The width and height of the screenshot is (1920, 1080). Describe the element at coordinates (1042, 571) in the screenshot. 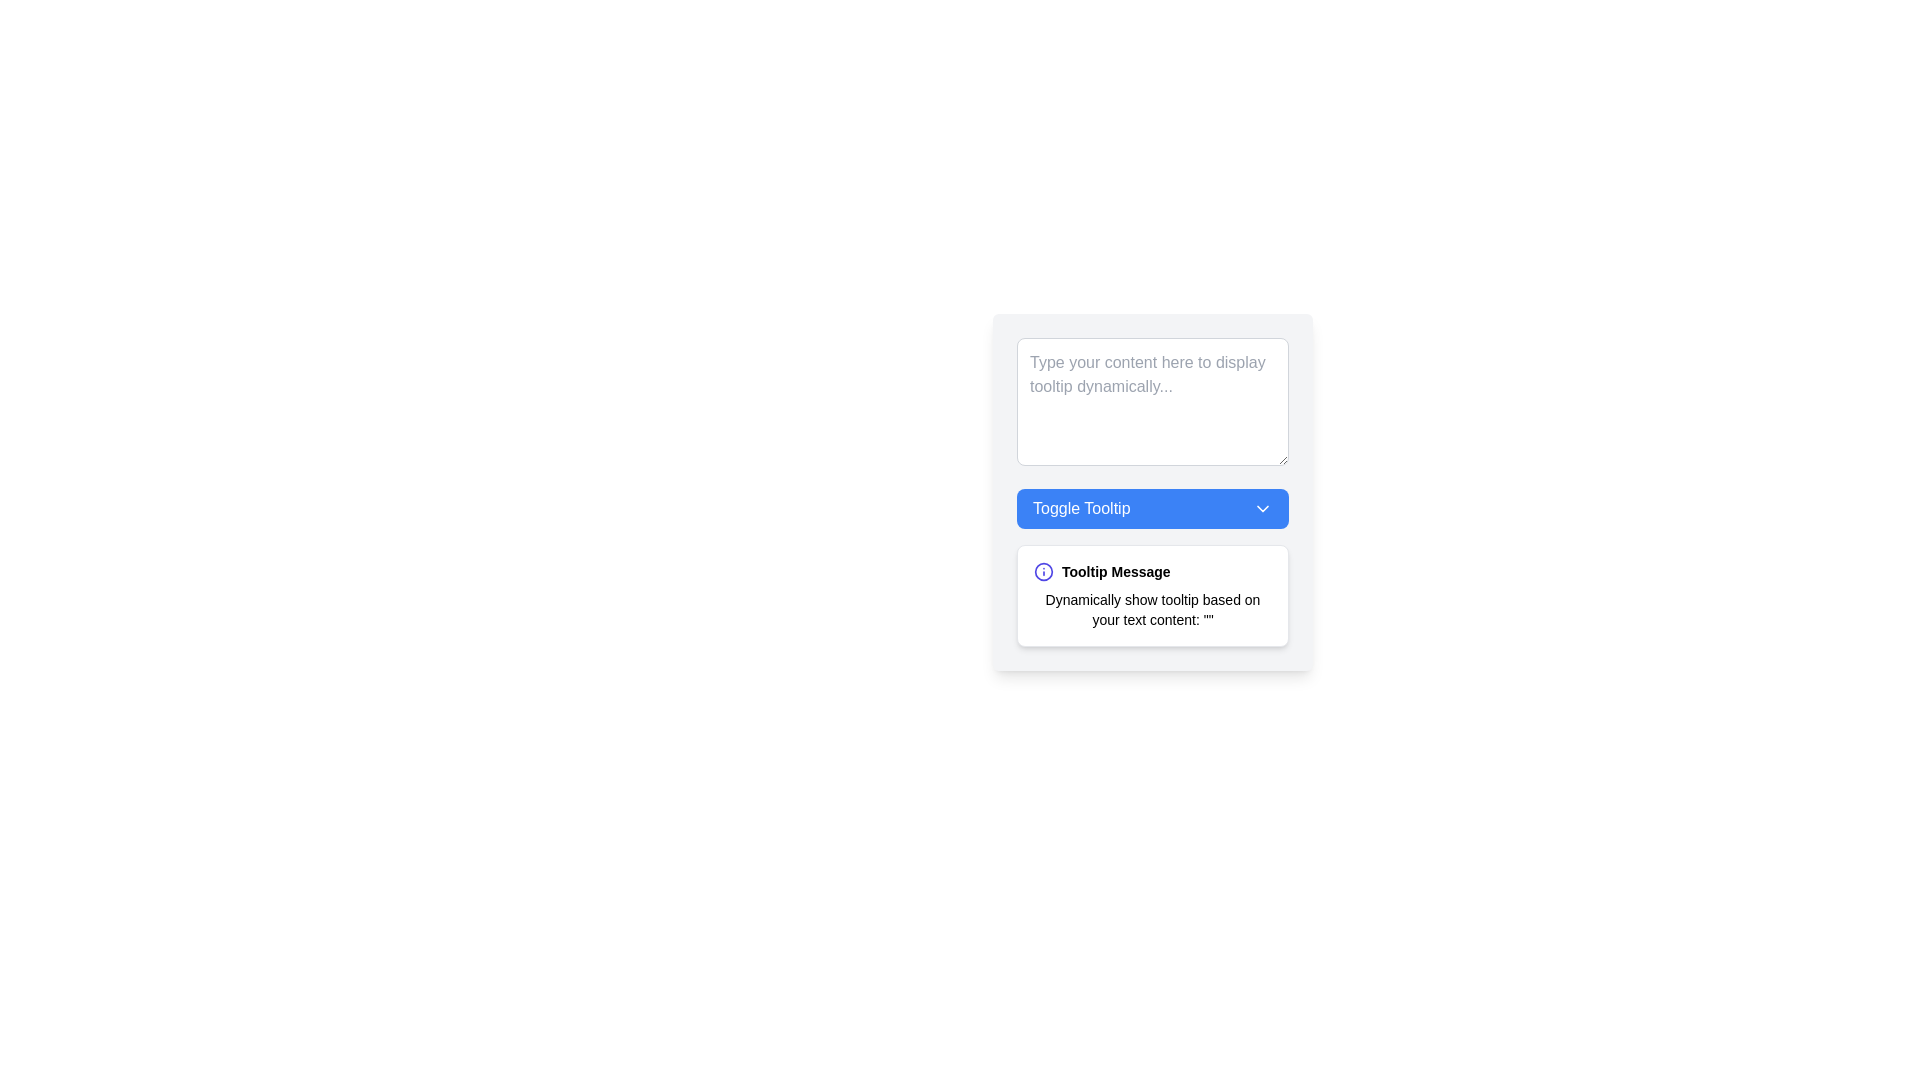

I see `the SVG Circle Icon with indigo styling located at the top left of the 'Tooltip Message' card` at that location.